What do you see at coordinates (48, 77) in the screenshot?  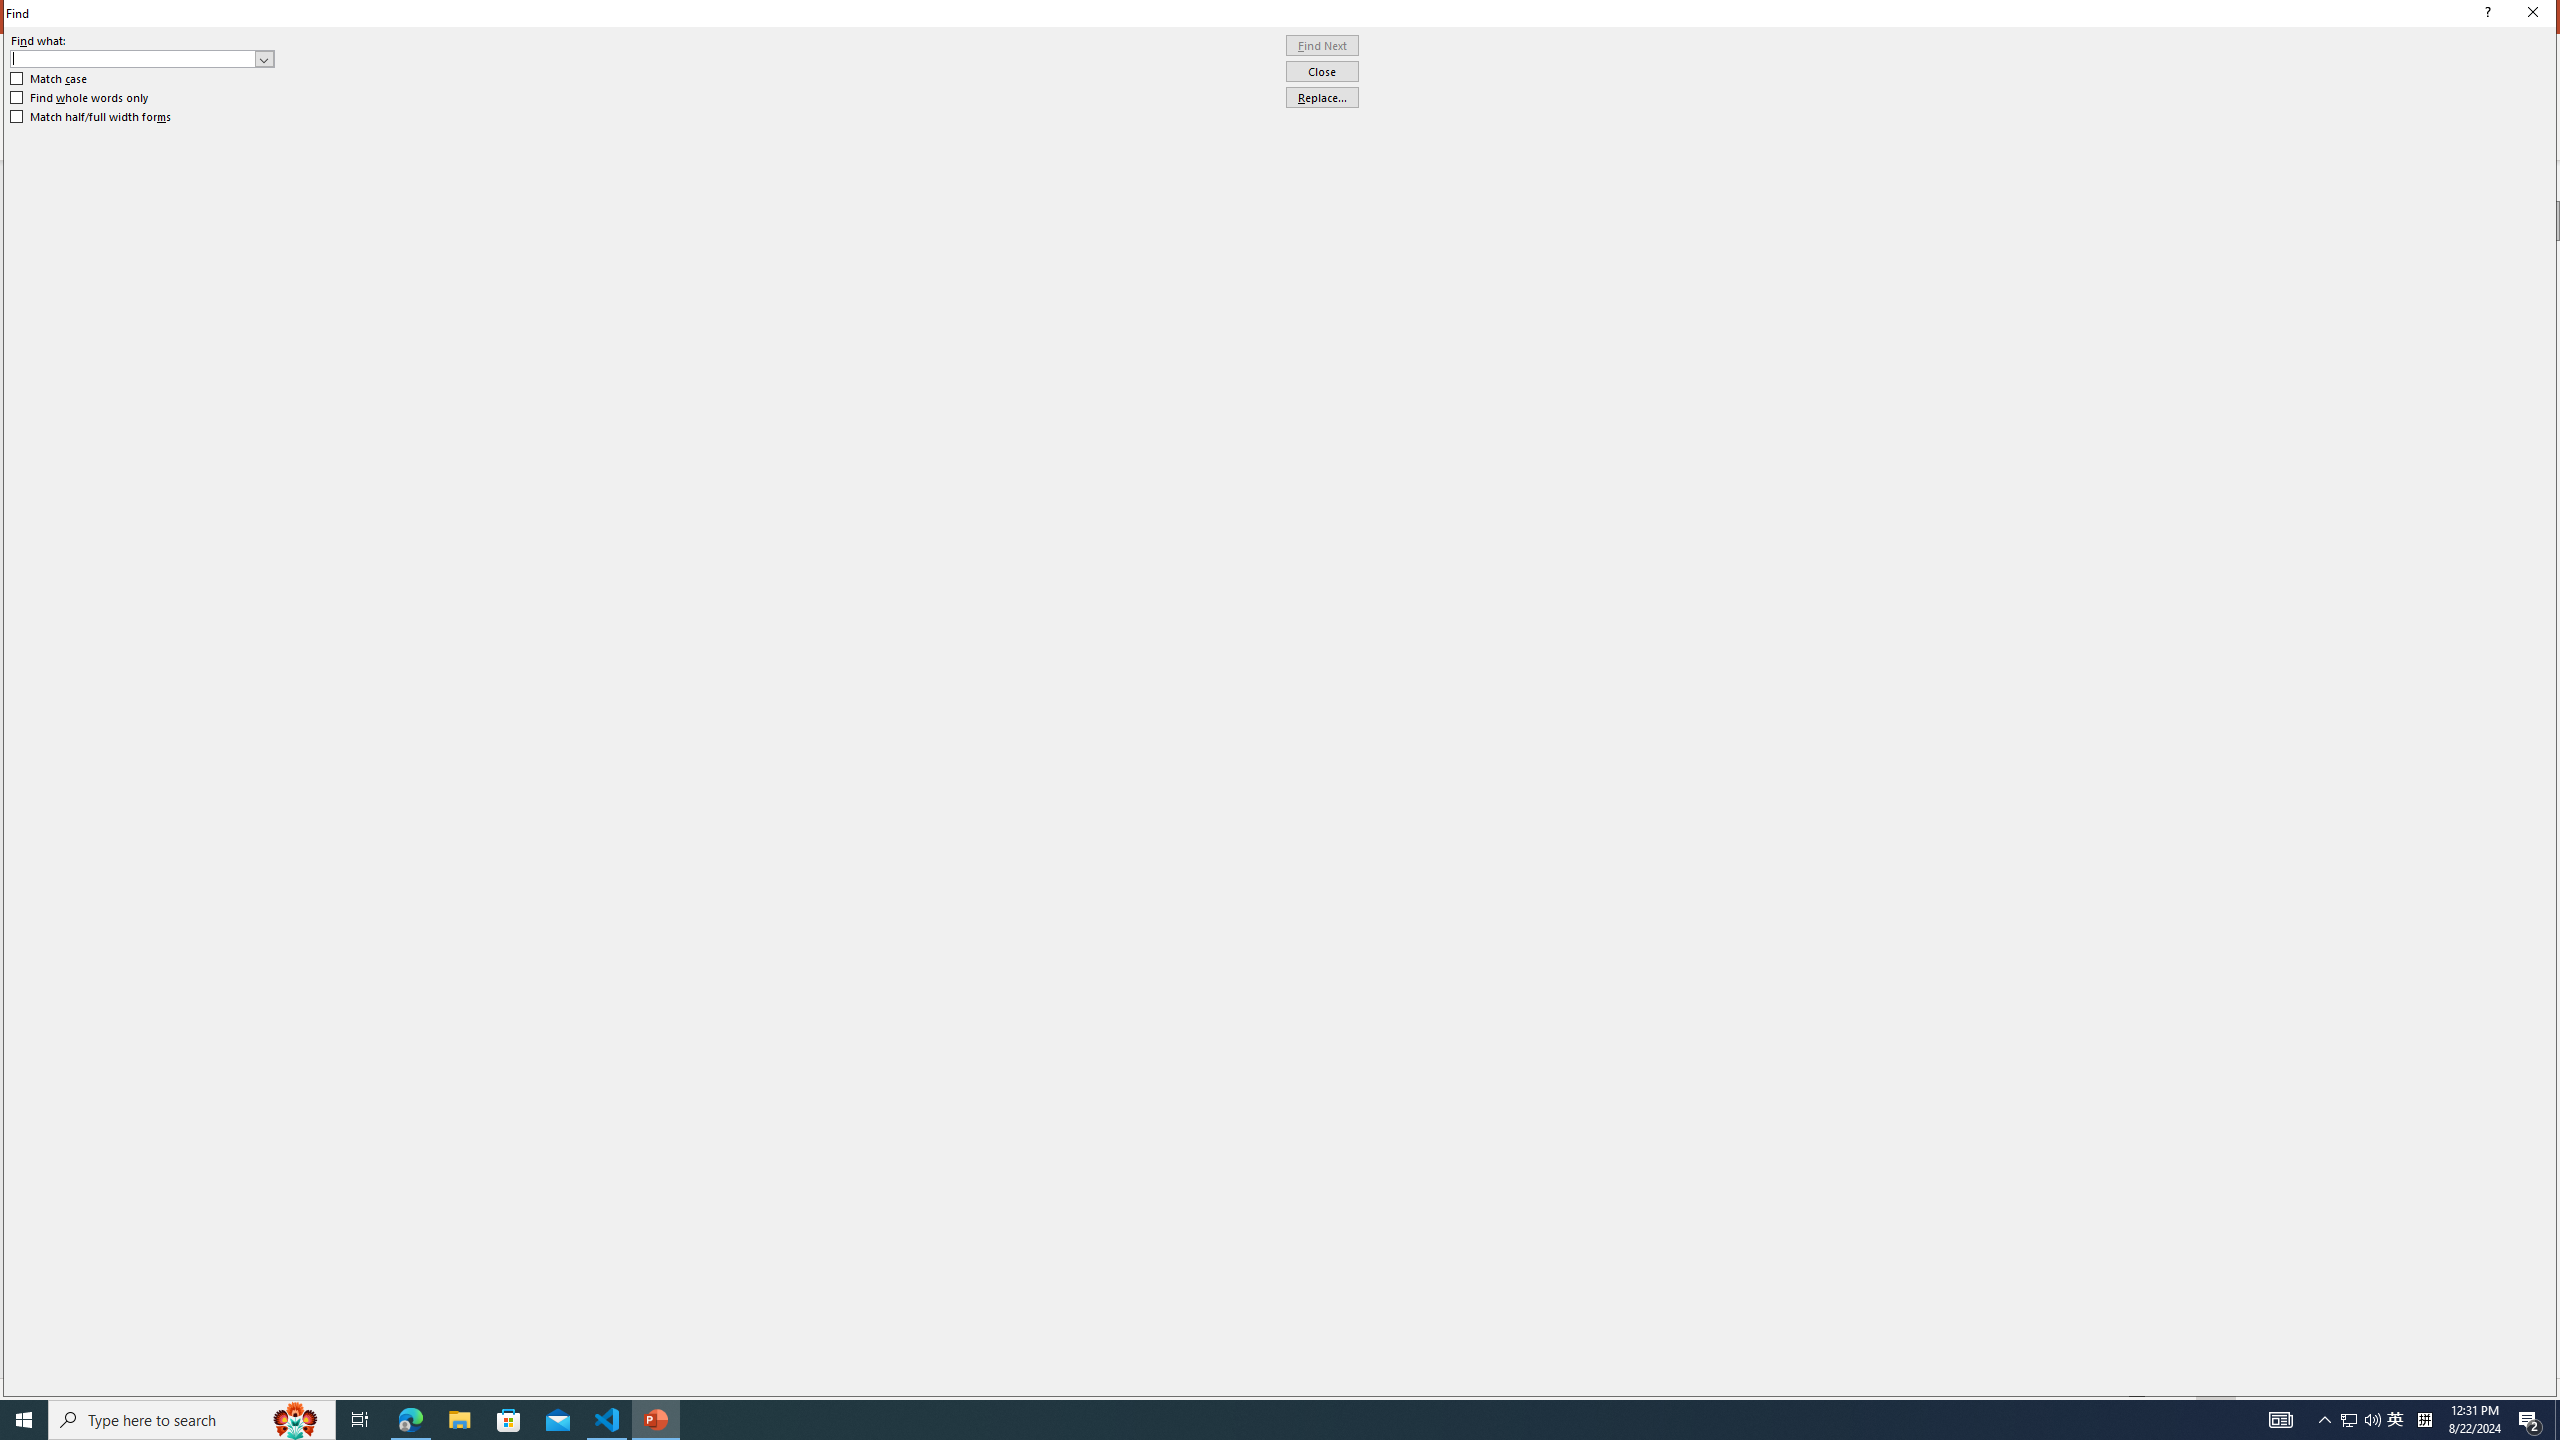 I see `'Match case'` at bounding box center [48, 77].